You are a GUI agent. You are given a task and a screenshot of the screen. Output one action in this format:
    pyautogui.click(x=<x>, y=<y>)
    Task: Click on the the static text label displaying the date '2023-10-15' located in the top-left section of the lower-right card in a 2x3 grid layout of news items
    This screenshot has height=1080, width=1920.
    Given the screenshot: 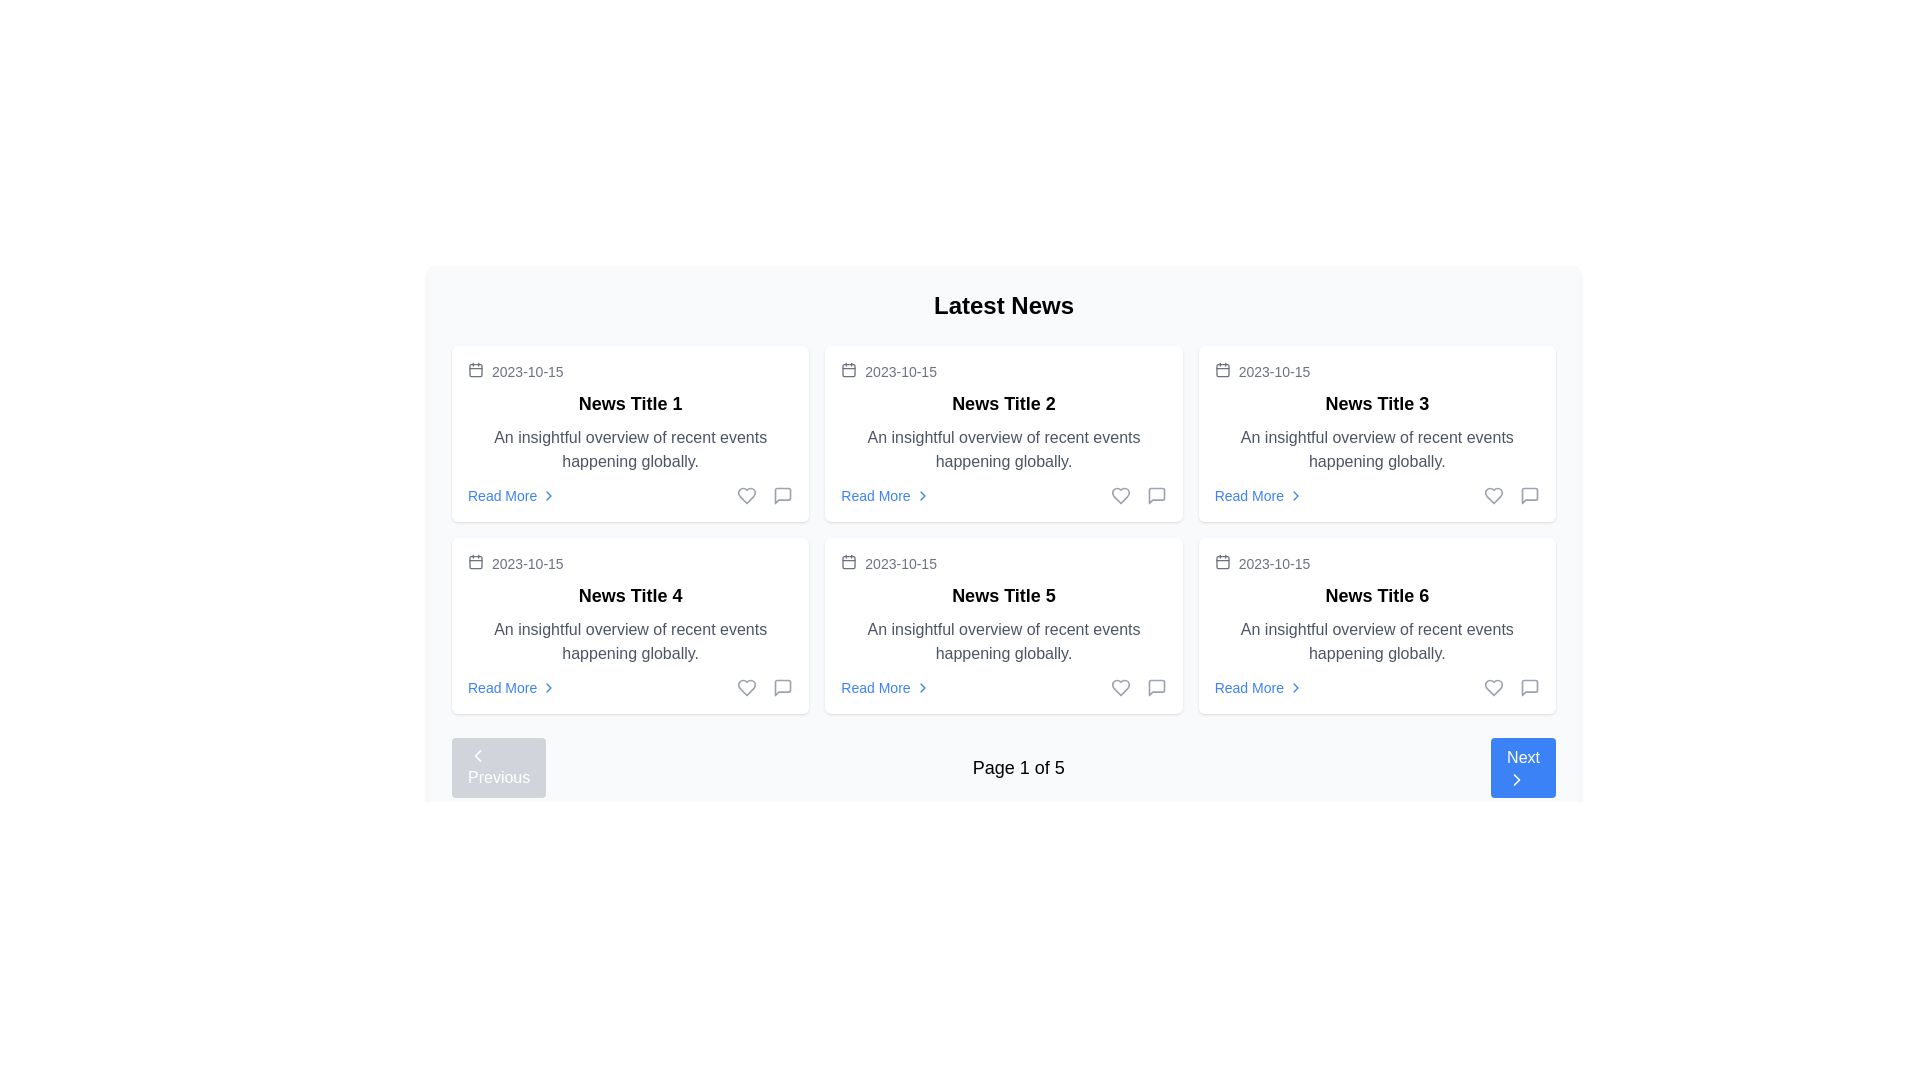 What is the action you would take?
    pyautogui.click(x=1273, y=563)
    